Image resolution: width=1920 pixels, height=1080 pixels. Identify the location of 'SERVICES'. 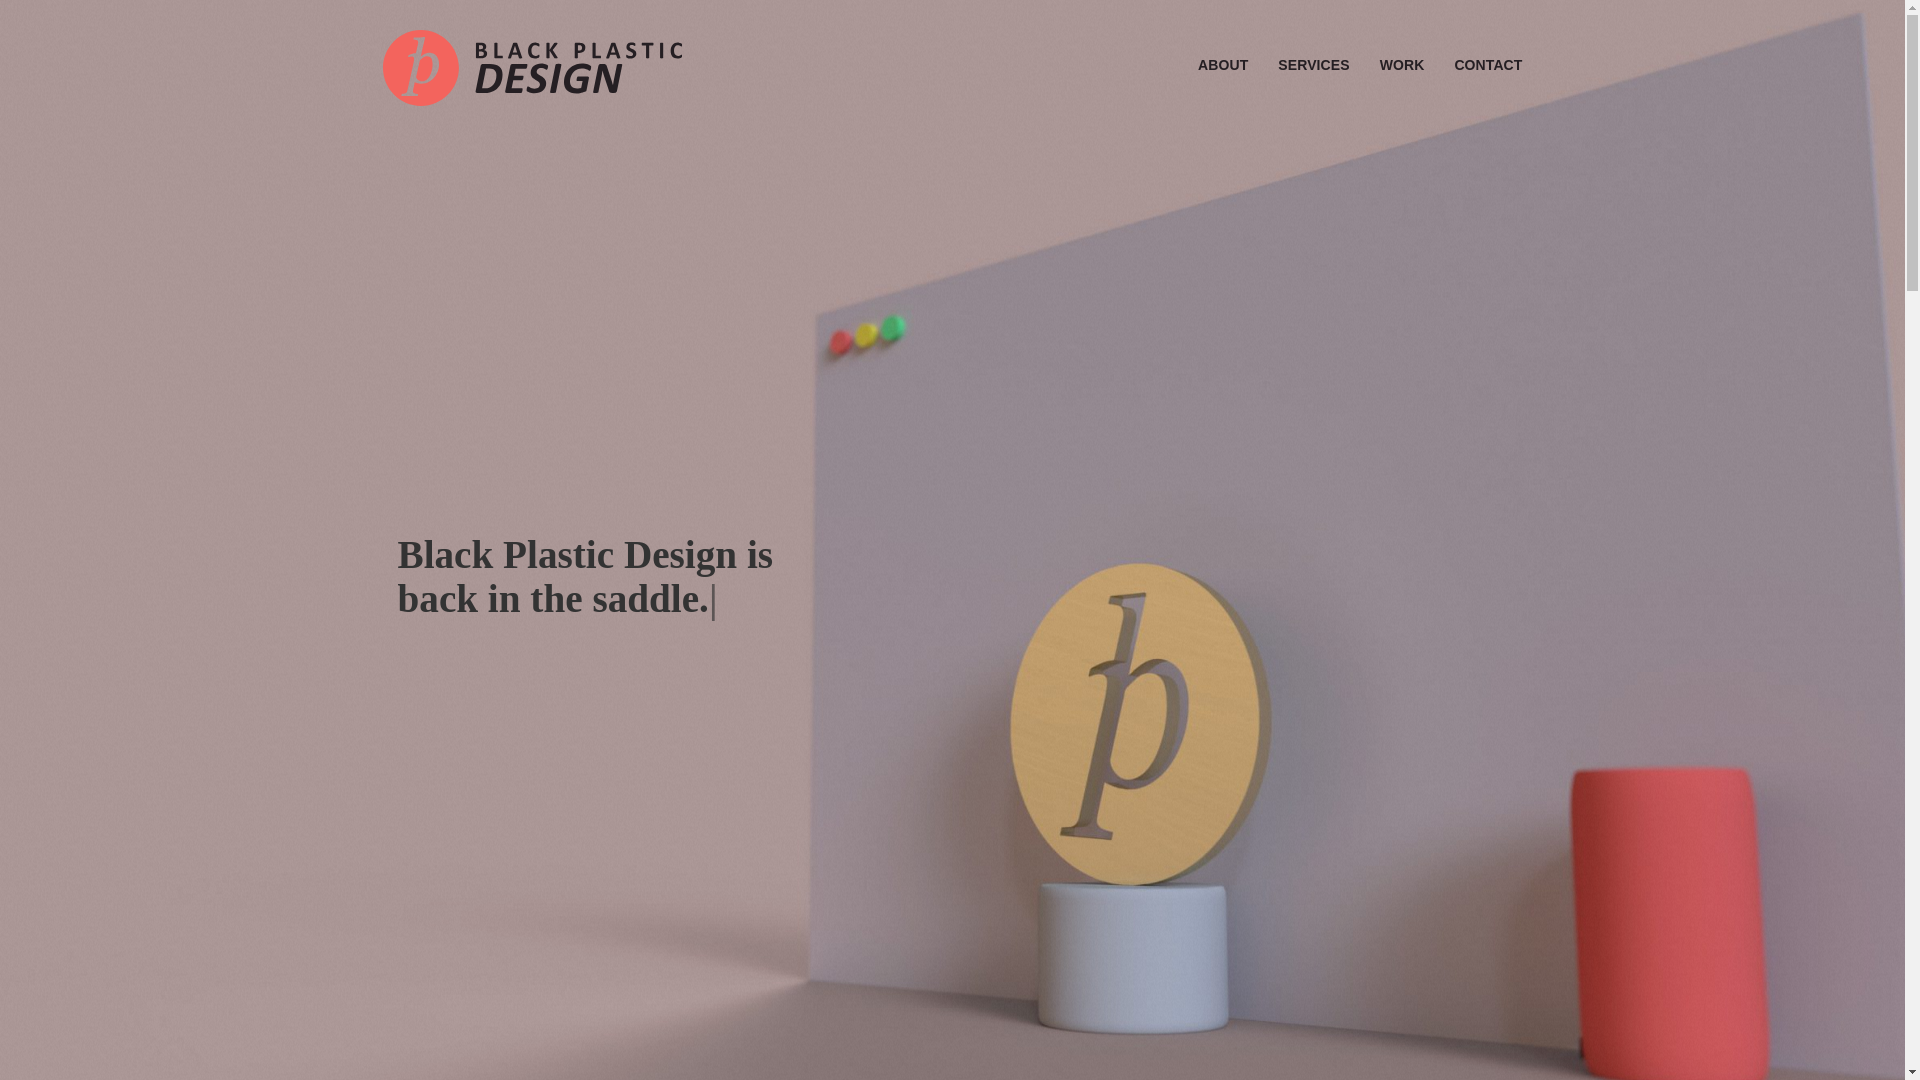
(1313, 64).